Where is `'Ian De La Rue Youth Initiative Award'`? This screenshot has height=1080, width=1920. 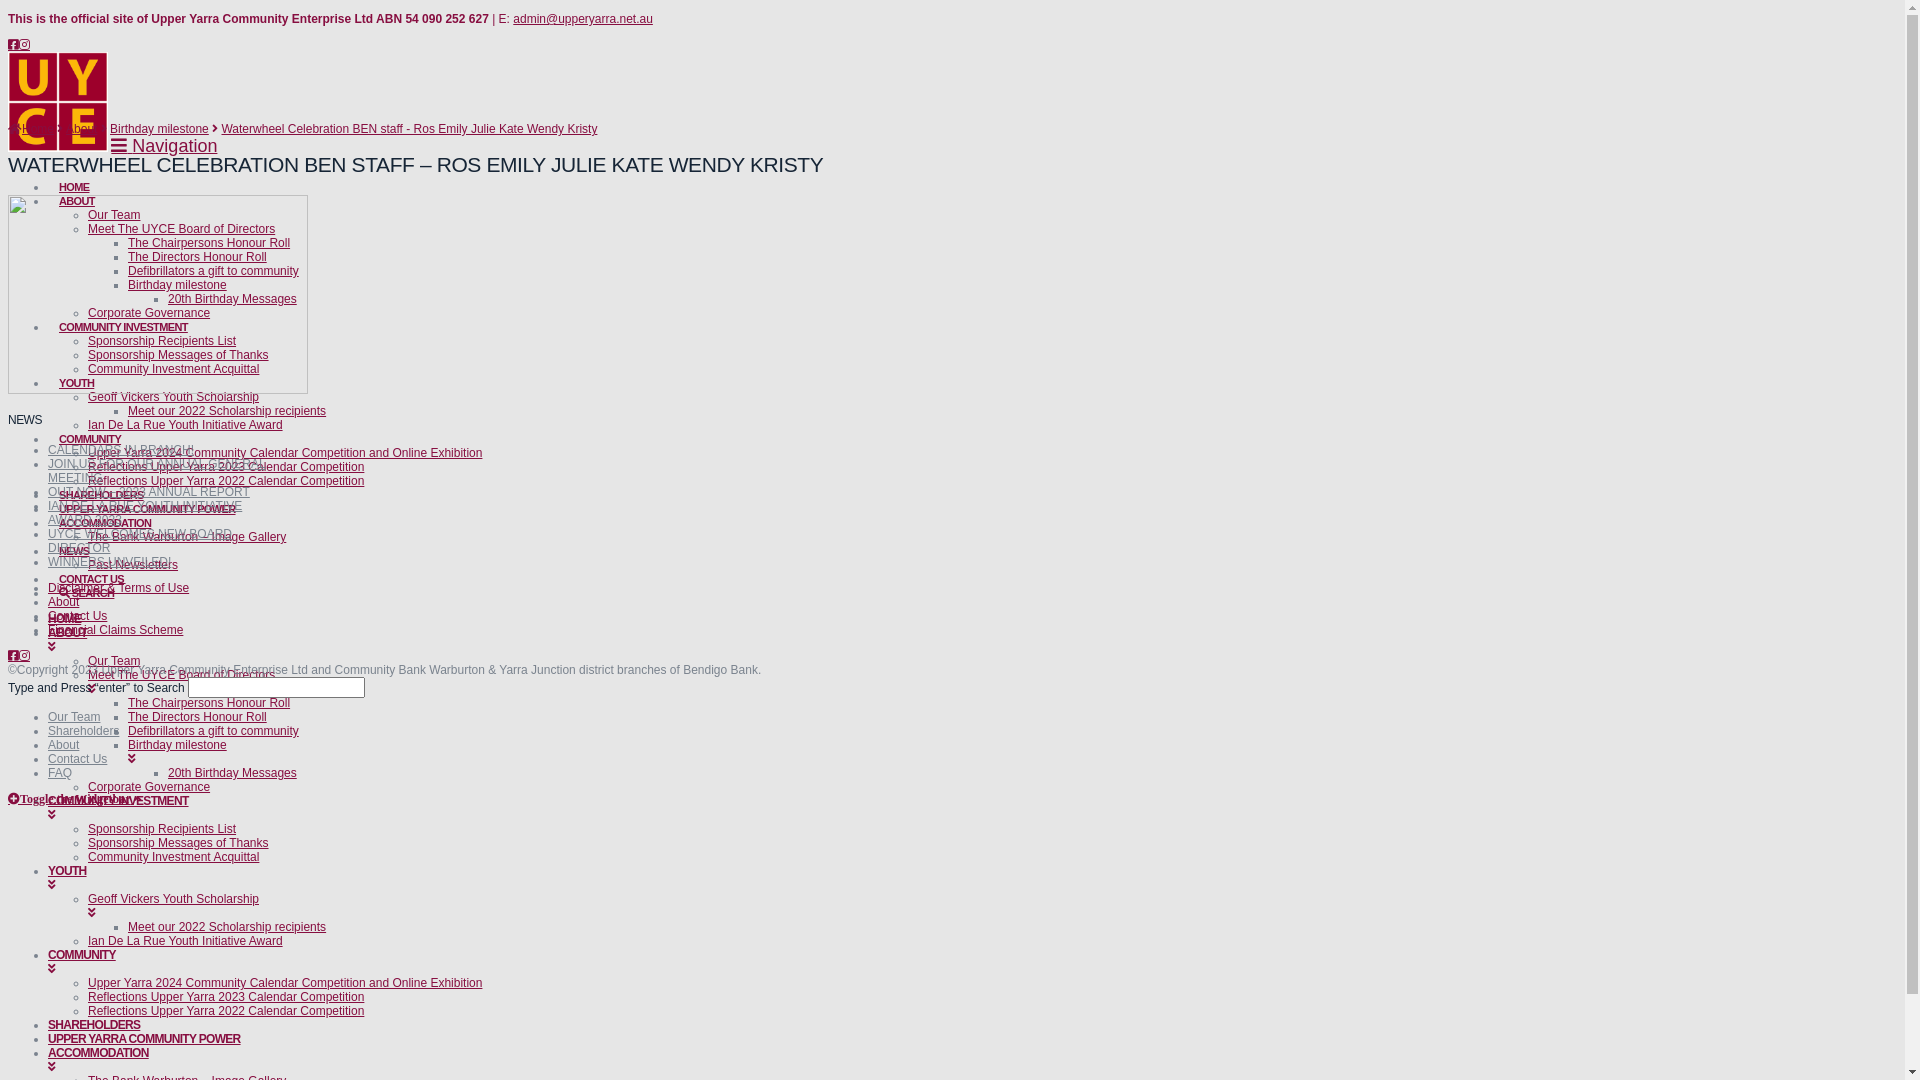
'Ian De La Rue Youth Initiative Award' is located at coordinates (185, 941).